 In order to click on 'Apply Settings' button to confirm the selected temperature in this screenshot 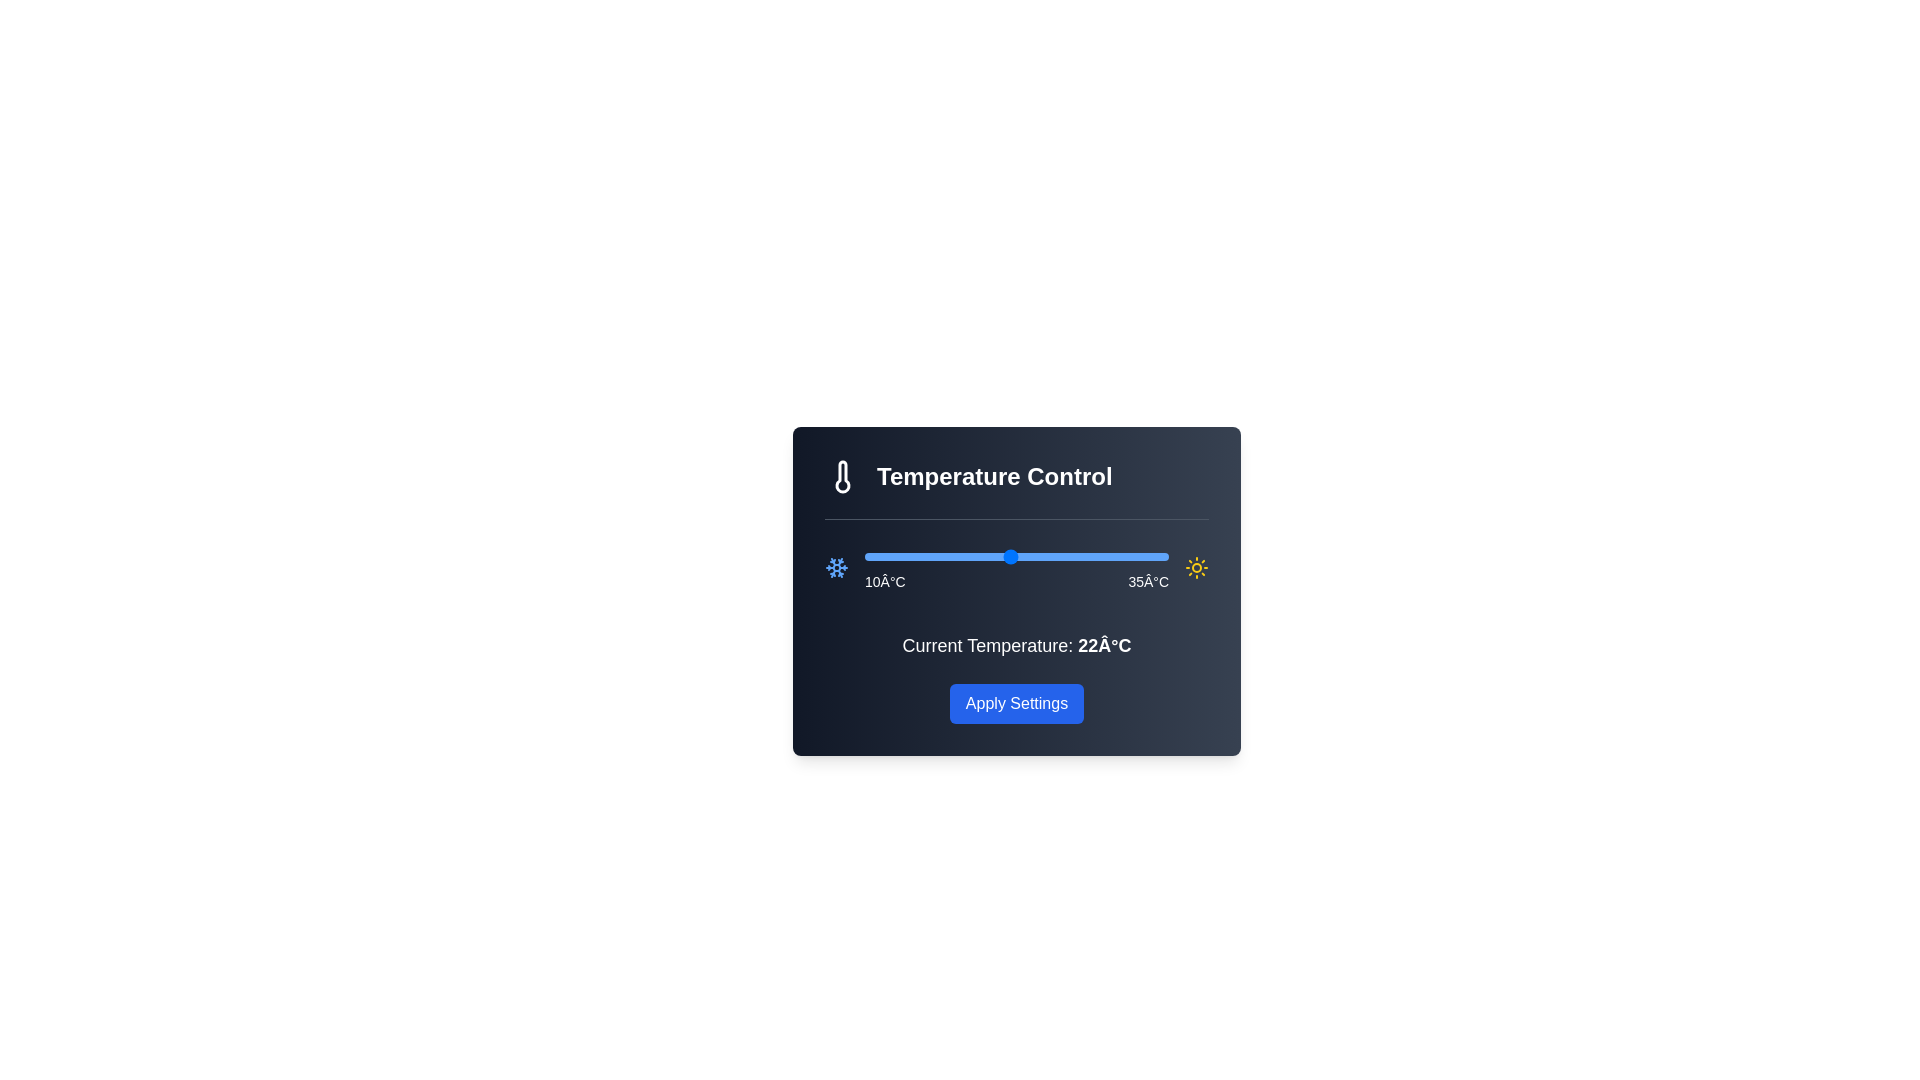, I will do `click(1017, 703)`.